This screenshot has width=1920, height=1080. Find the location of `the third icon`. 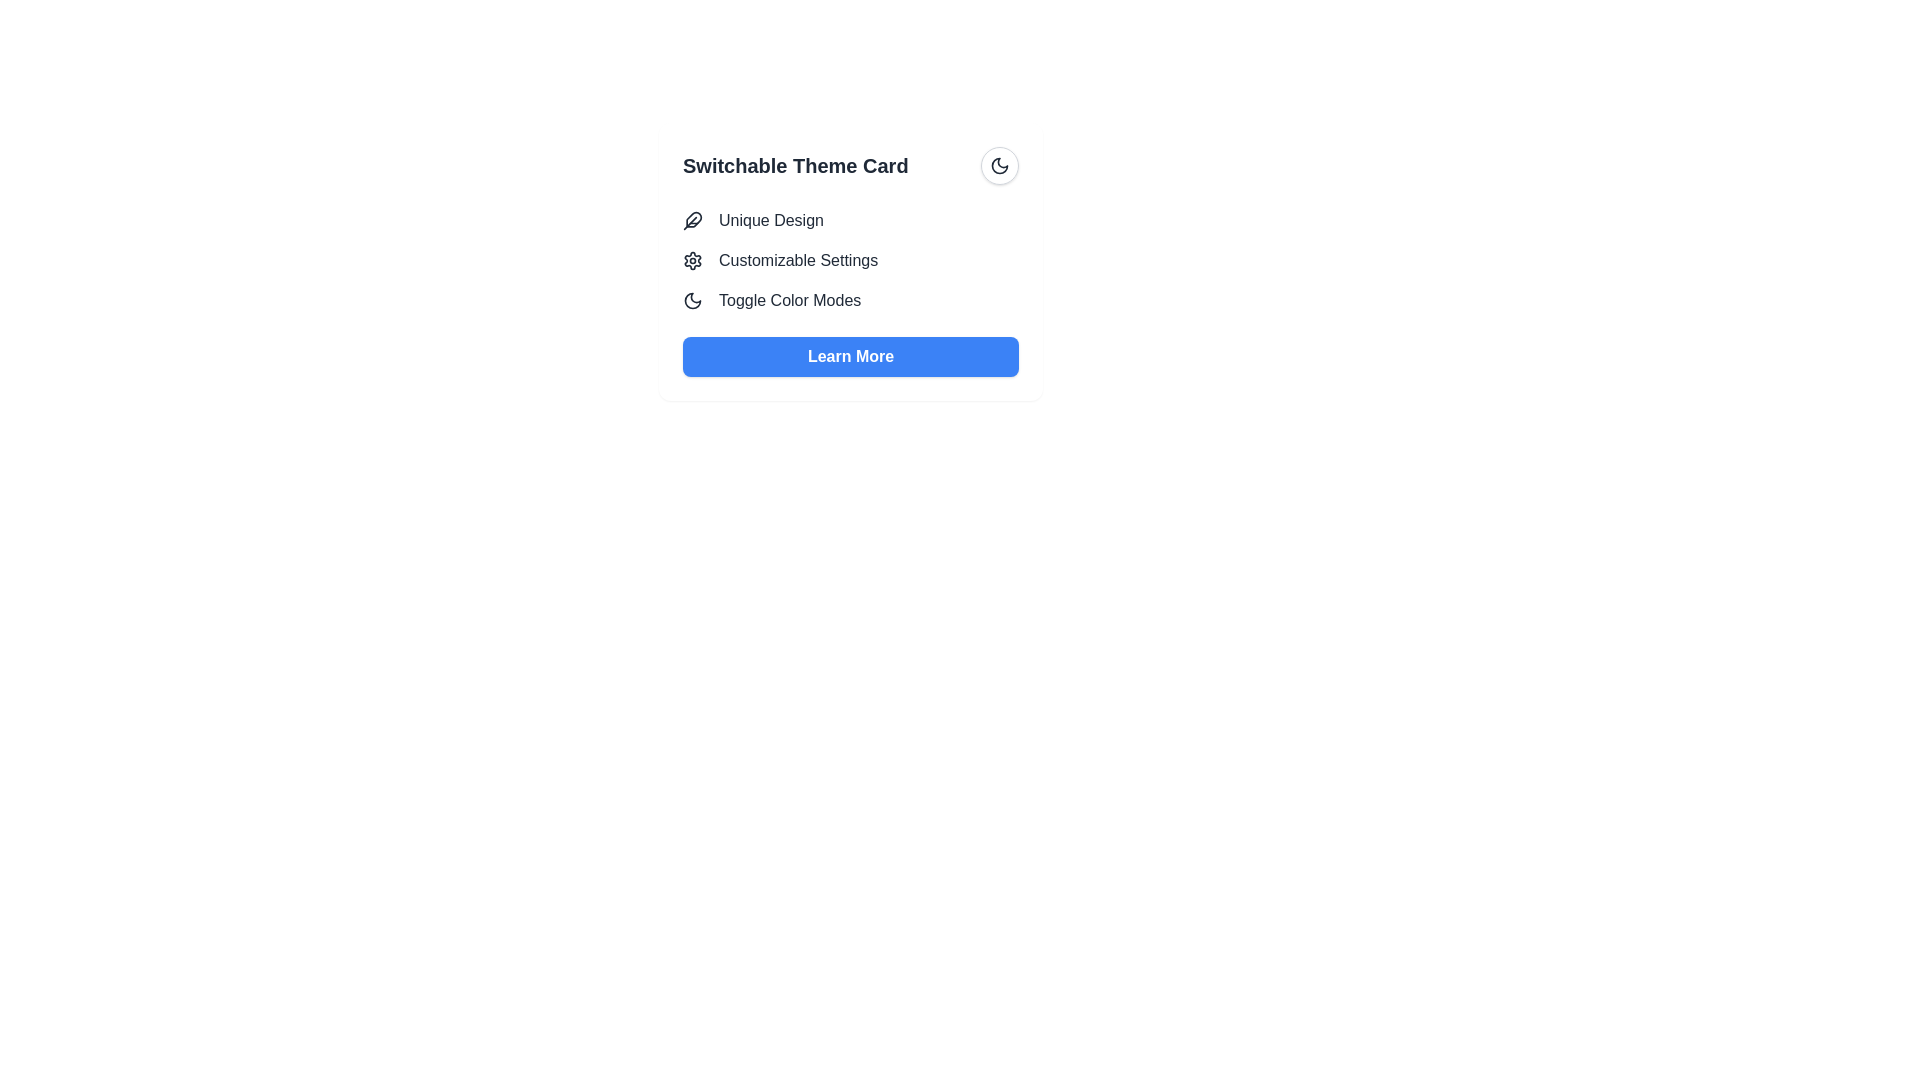

the third icon is located at coordinates (999, 164).